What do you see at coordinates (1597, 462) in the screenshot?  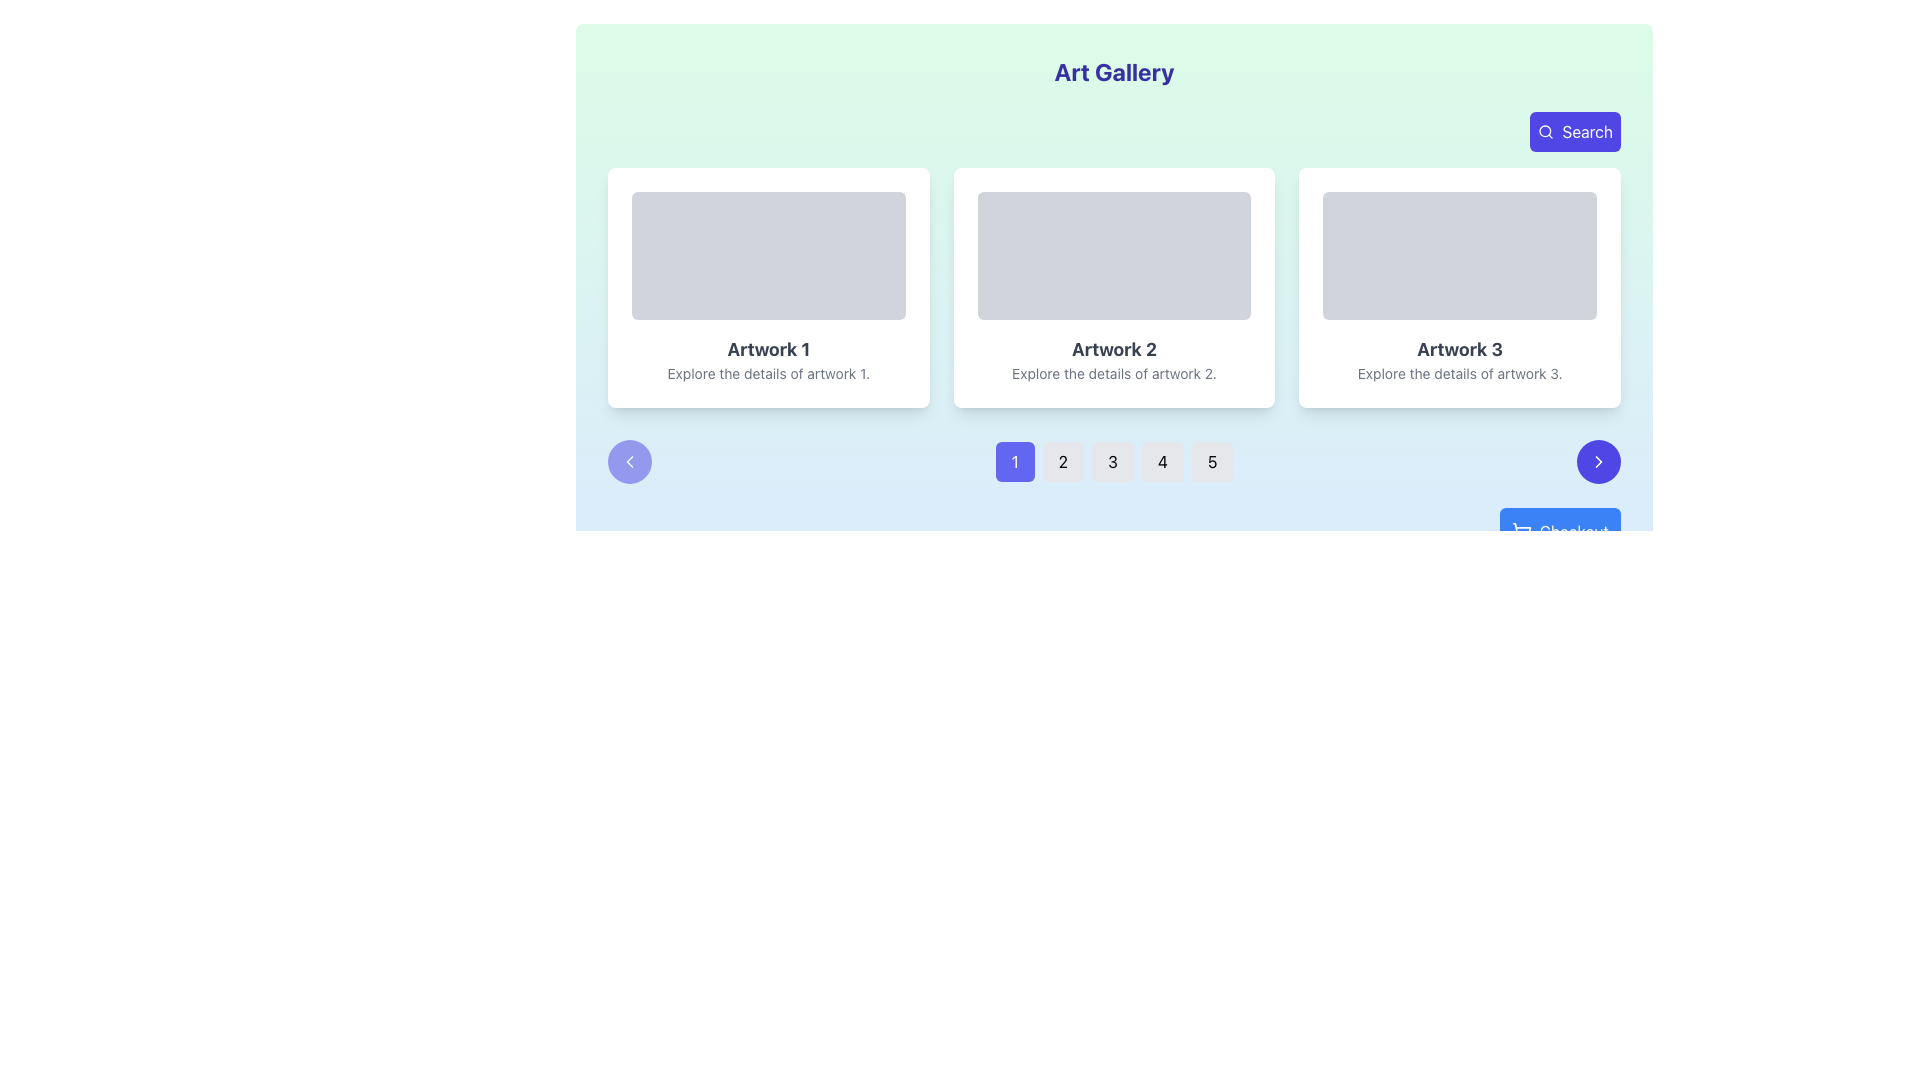 I see `the rightward-pointing chevron arrow icon within the circular button located in the bottom-right section of the interface` at bounding box center [1597, 462].